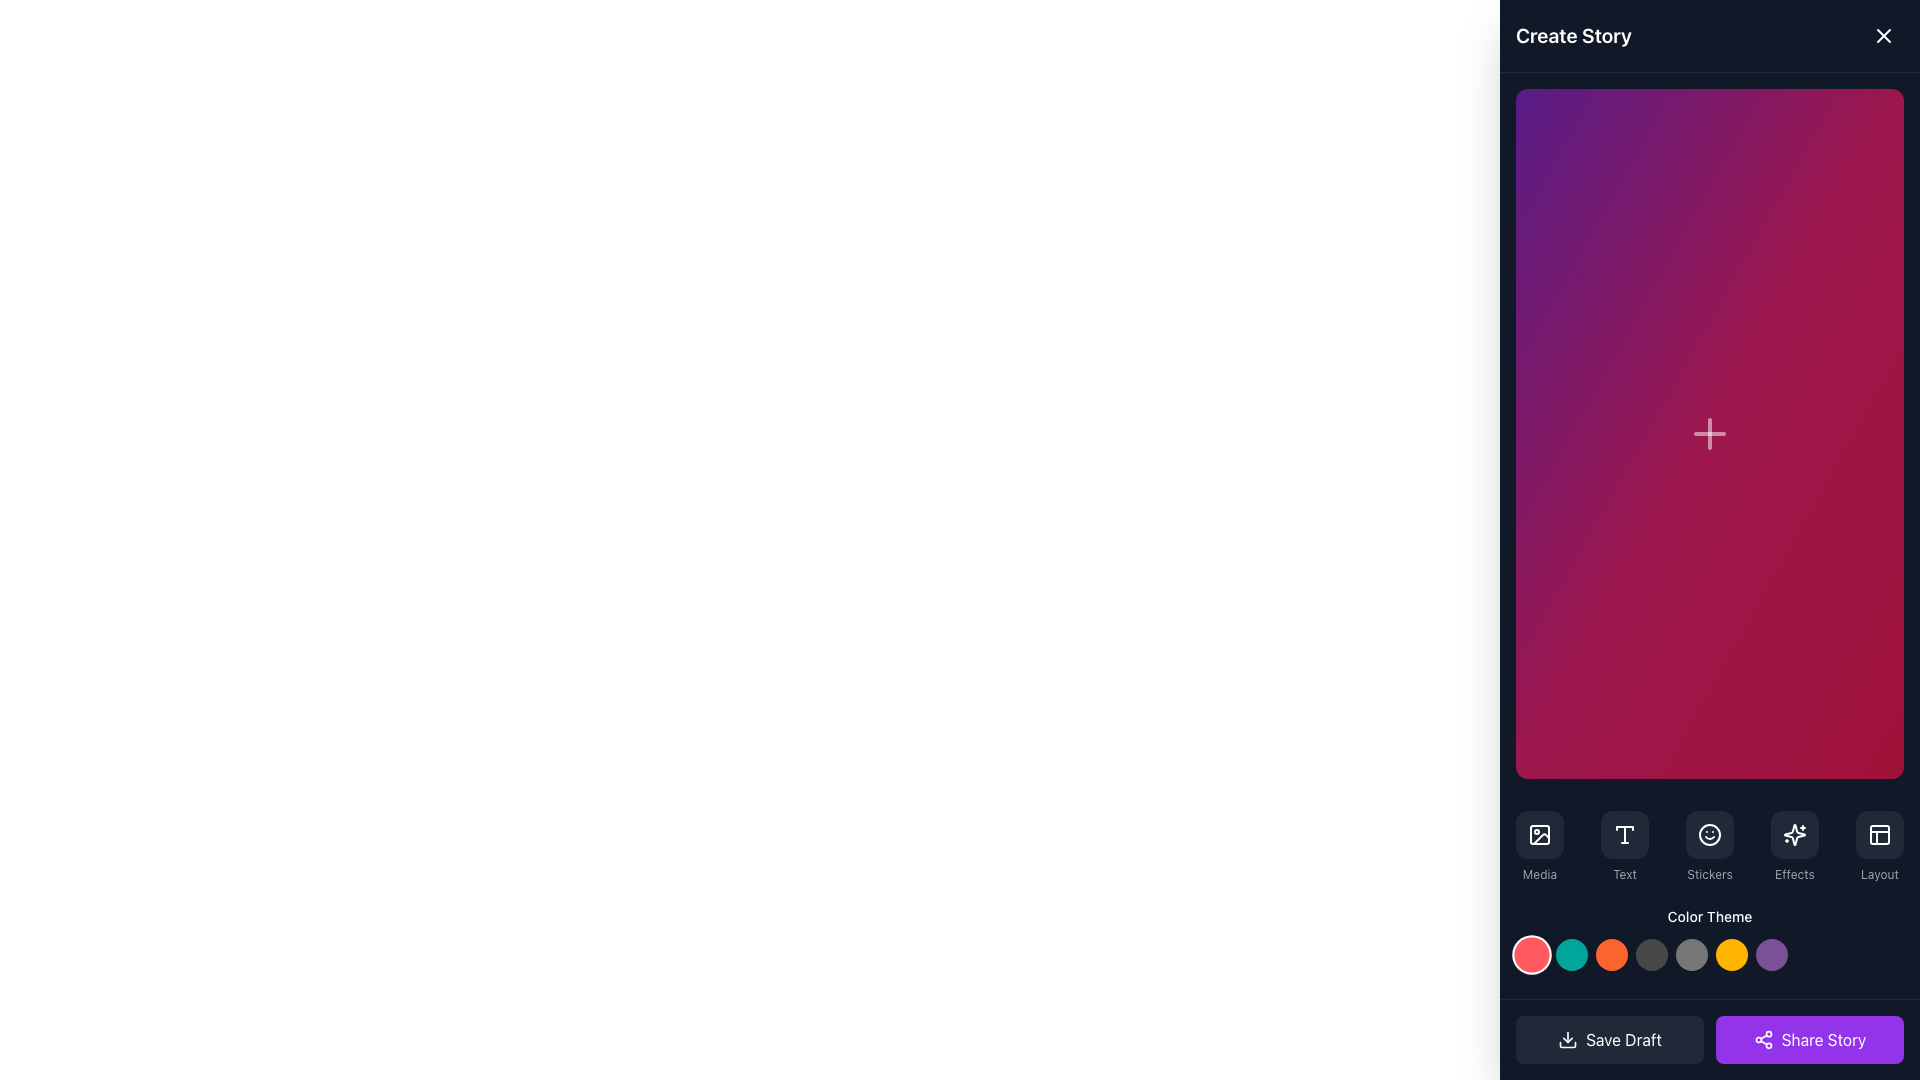  Describe the element at coordinates (1609, 1039) in the screenshot. I see `the 'Save Draft' button, which is the leftmost button in a horizontal row at the bottom right of the modal interface` at that location.